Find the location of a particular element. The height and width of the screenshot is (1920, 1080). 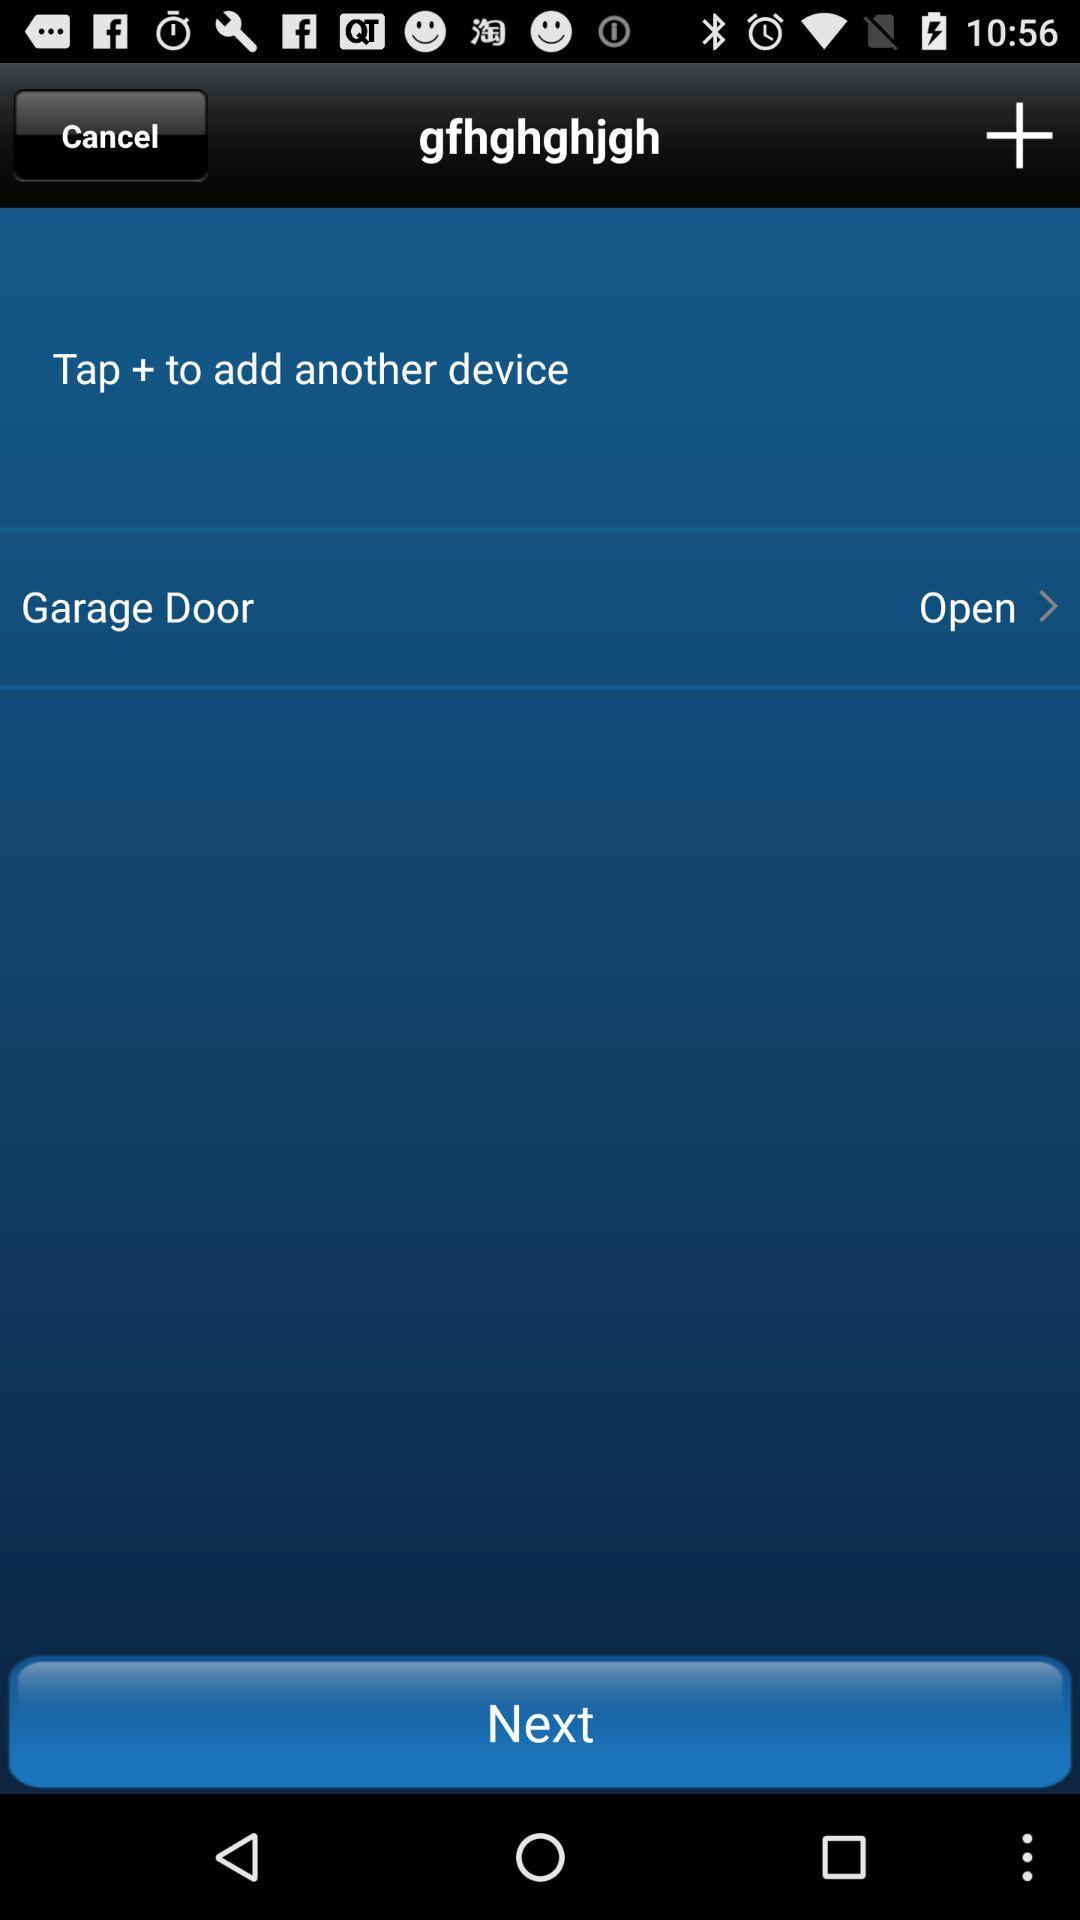

icon below tap to add item is located at coordinates (966, 604).